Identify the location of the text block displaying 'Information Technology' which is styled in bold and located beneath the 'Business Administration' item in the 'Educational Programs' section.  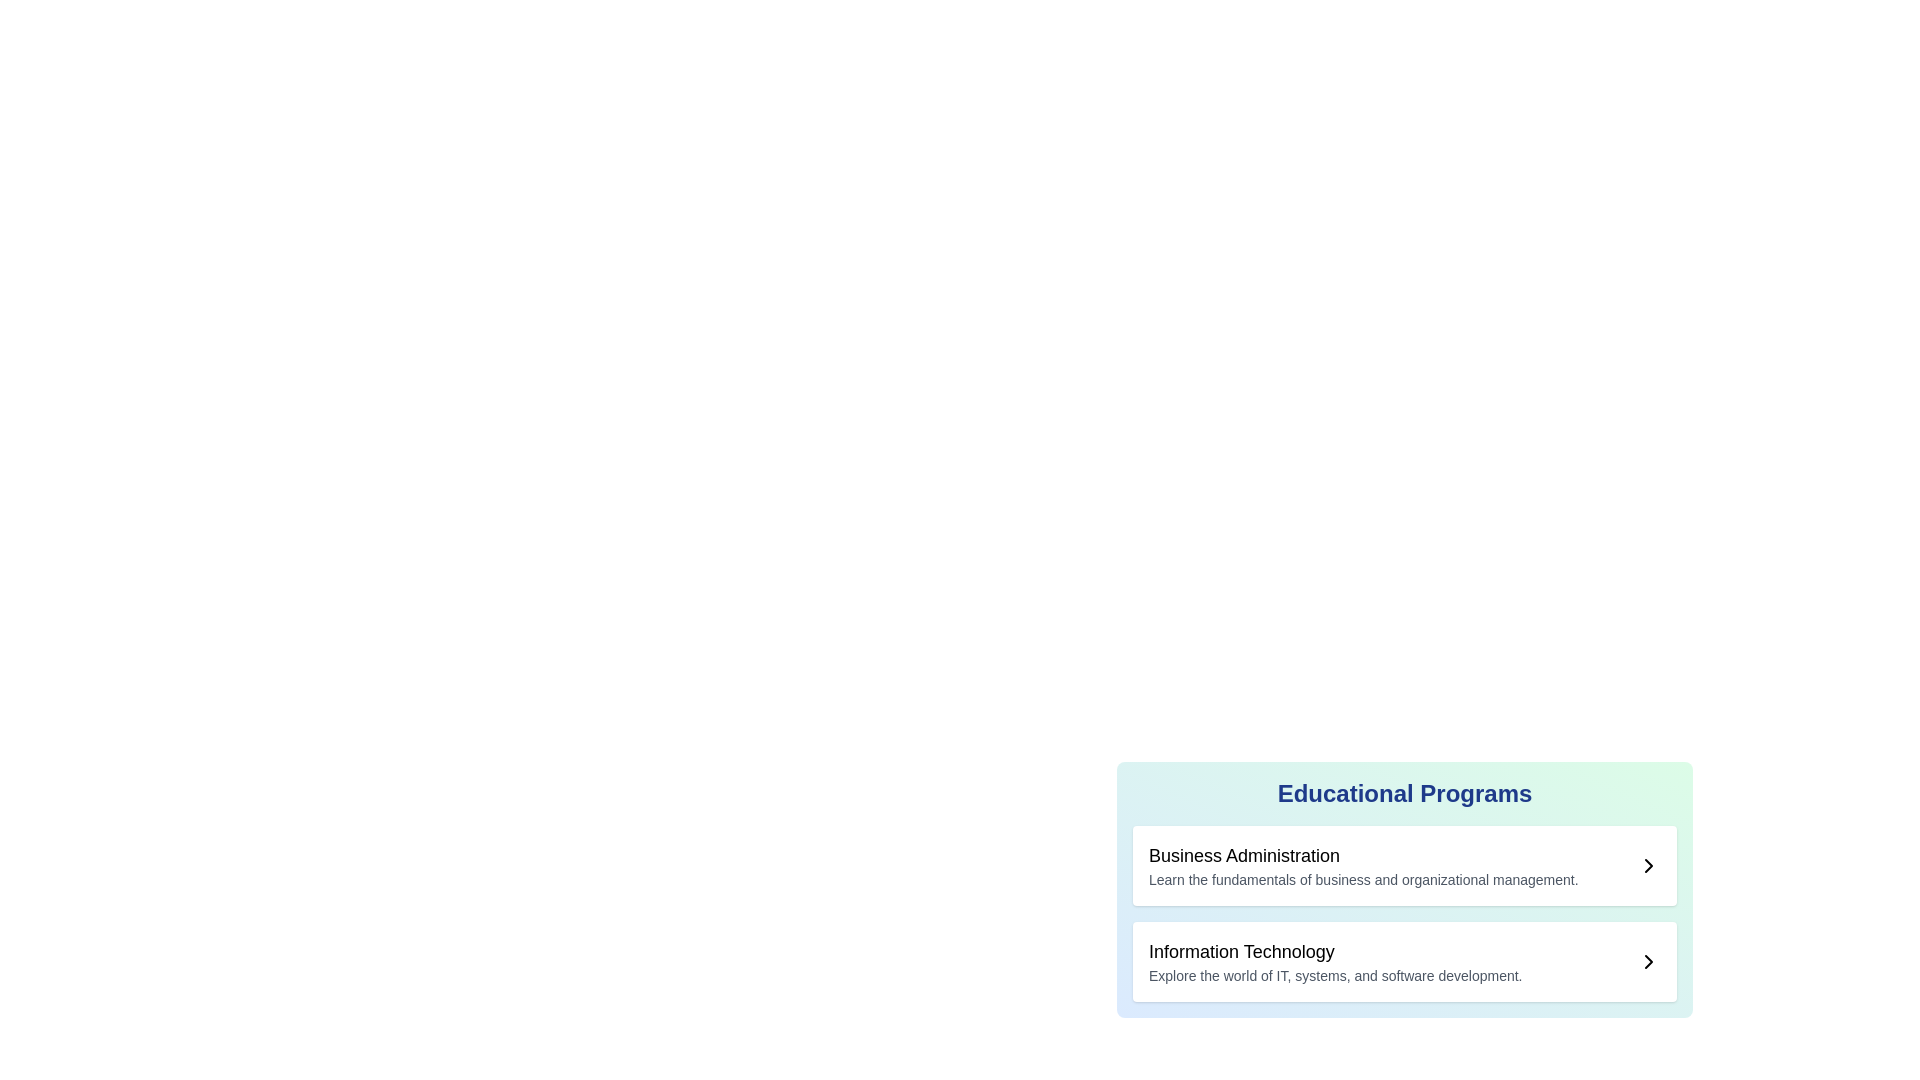
(1335, 960).